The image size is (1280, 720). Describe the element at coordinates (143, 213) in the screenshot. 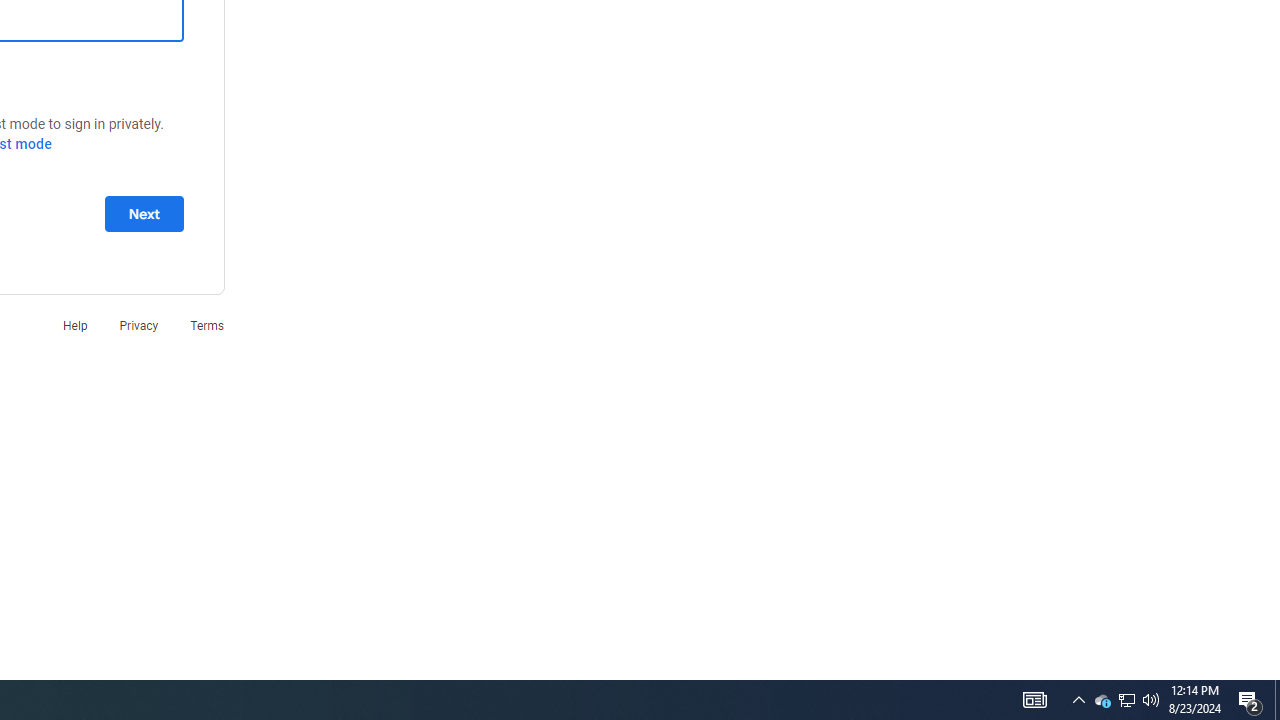

I see `'Next'` at that location.